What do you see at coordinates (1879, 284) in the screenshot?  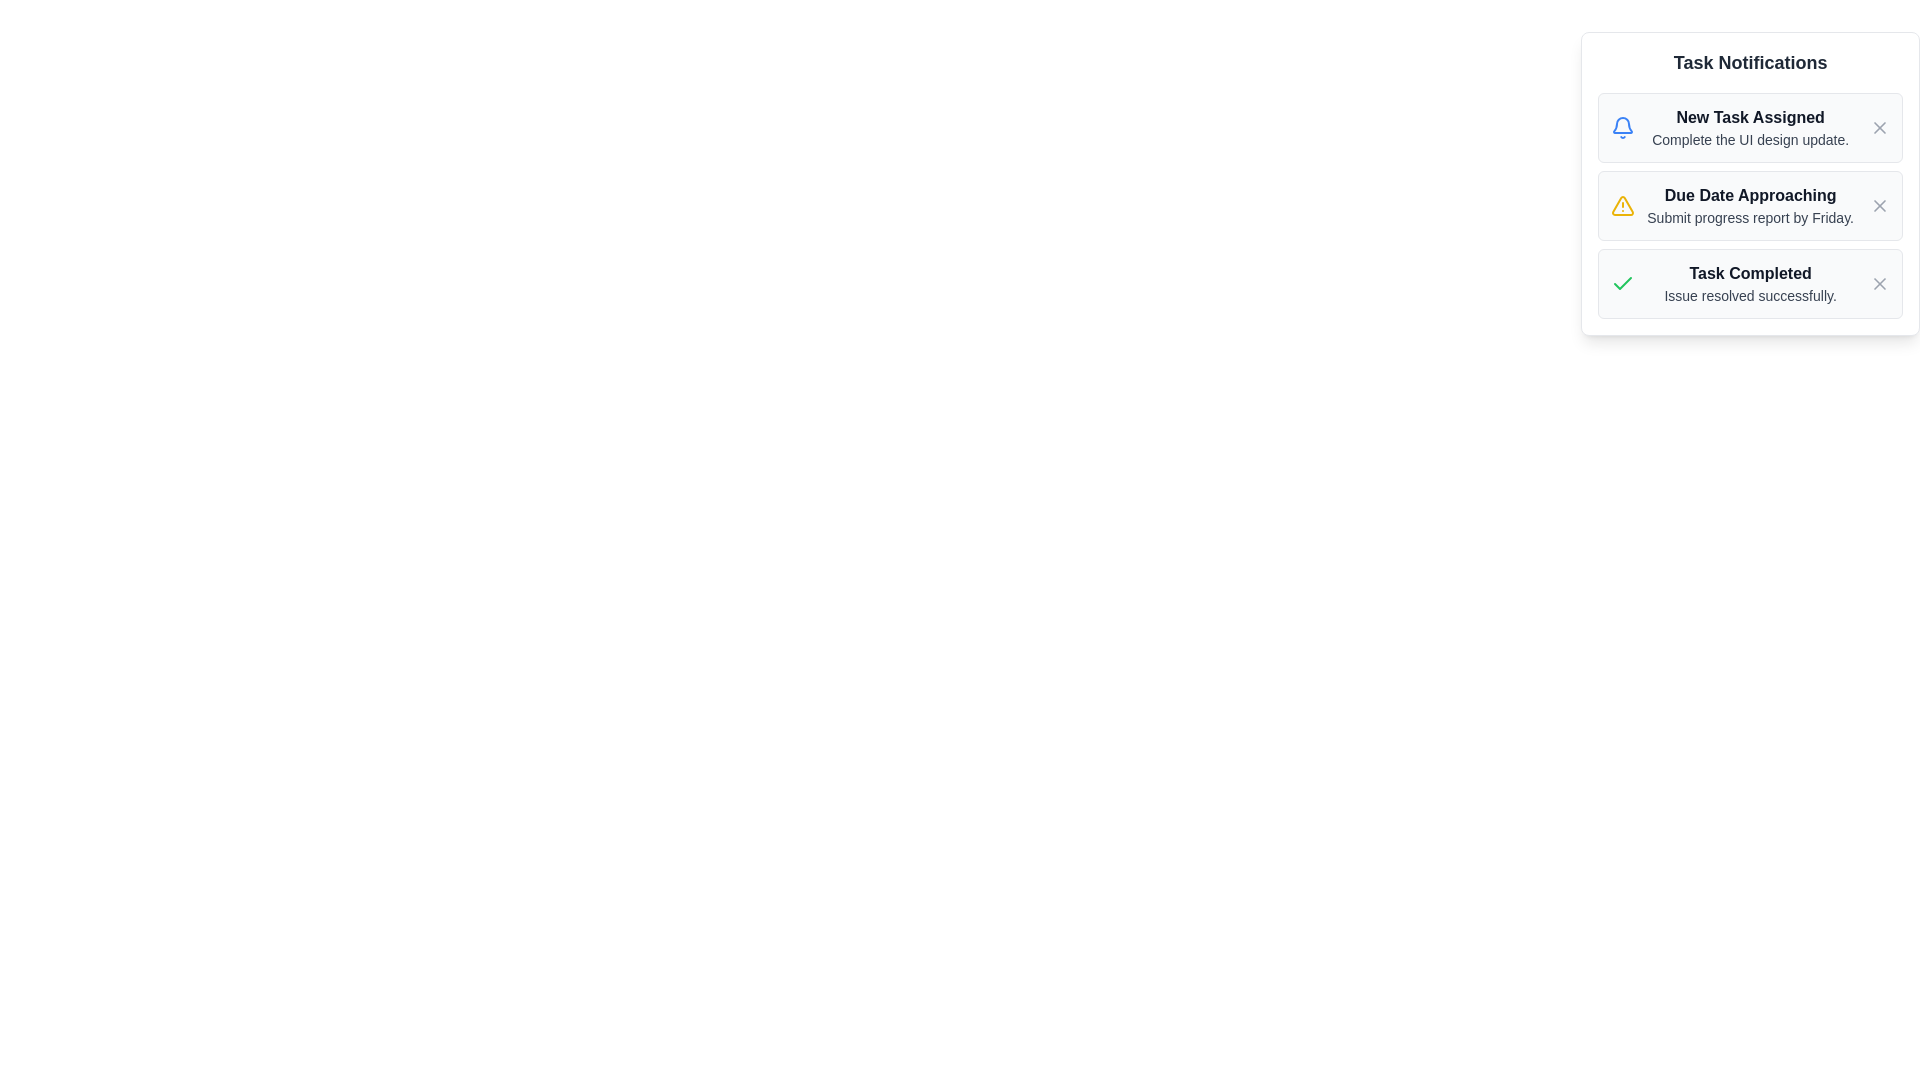 I see `the gray 'X' icon button in the top-right corner of the notification labeled 'Task Completed'` at bounding box center [1879, 284].